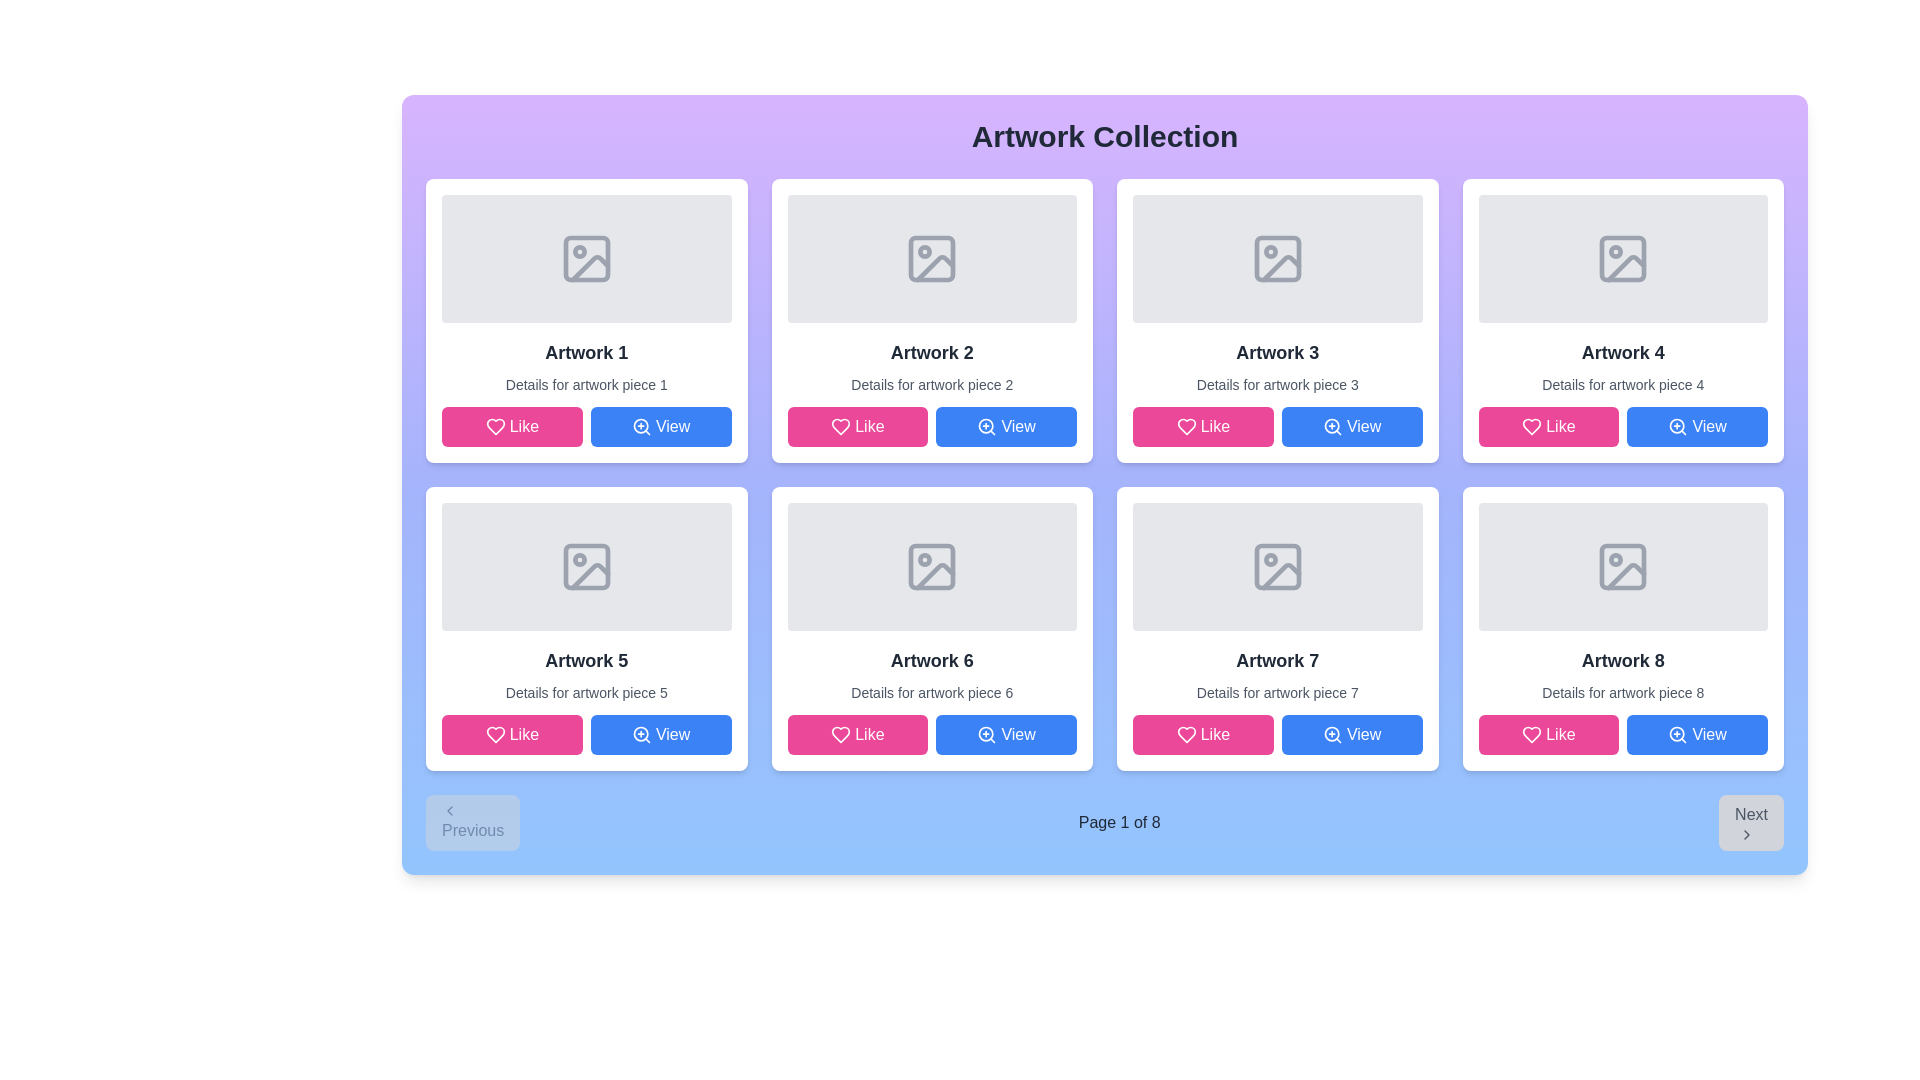 The image size is (1920, 1080). I want to click on keyboard navigation, so click(1006, 735).